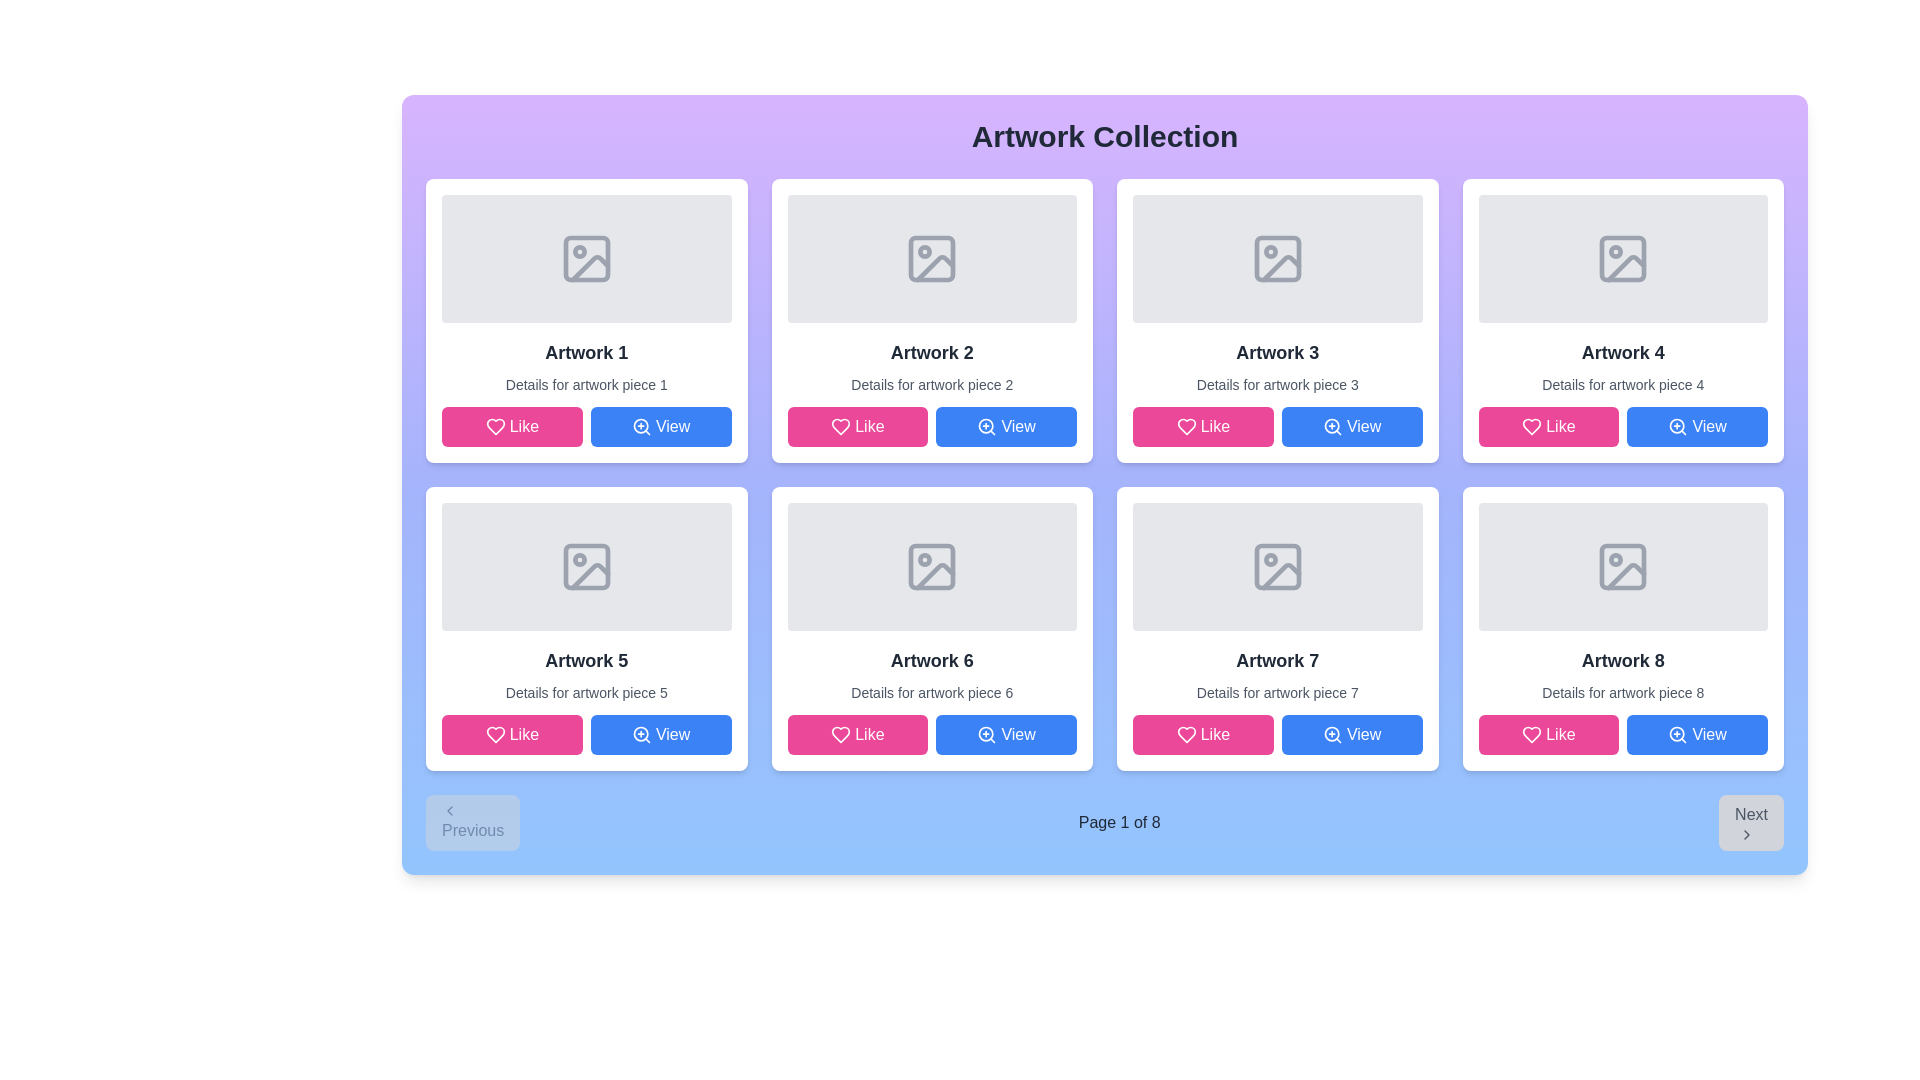 The image size is (1920, 1080). I want to click on keyboard navigation, so click(1006, 735).